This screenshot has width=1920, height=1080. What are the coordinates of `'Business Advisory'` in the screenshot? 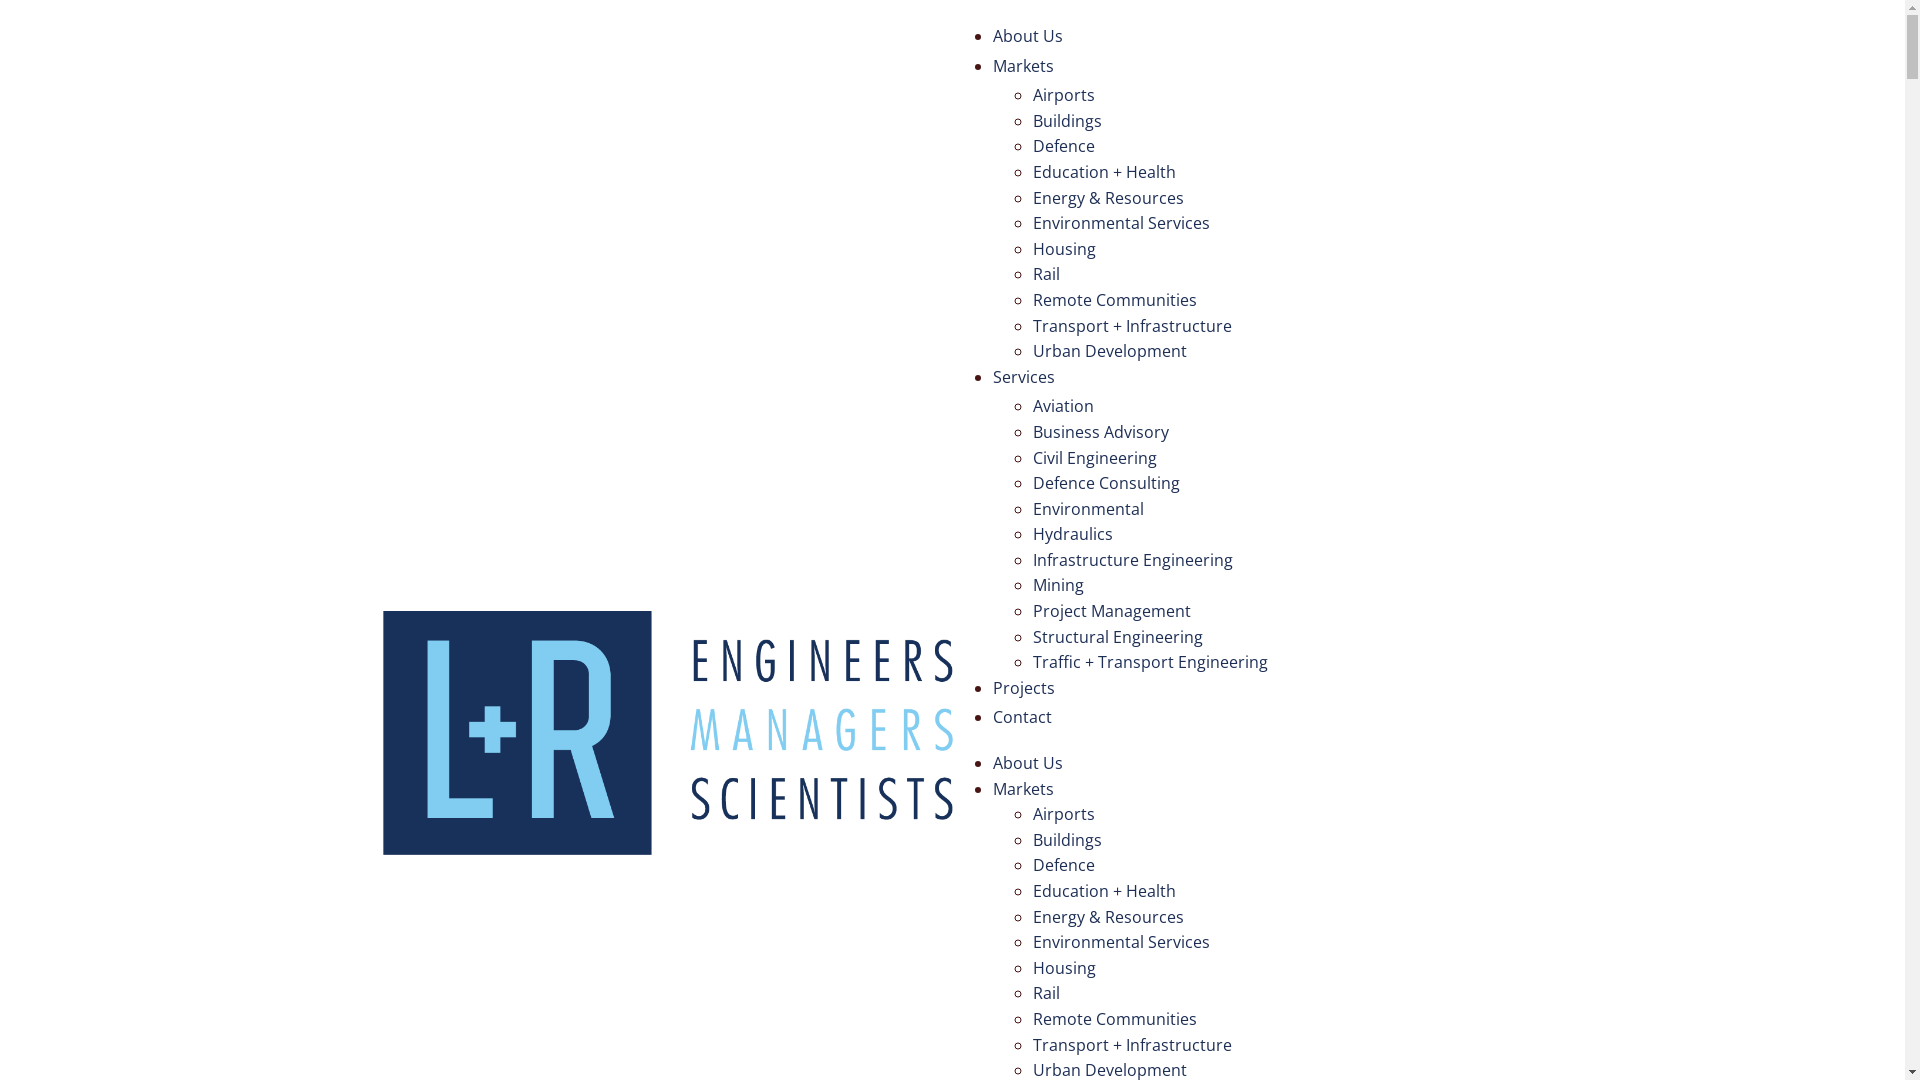 It's located at (1098, 431).